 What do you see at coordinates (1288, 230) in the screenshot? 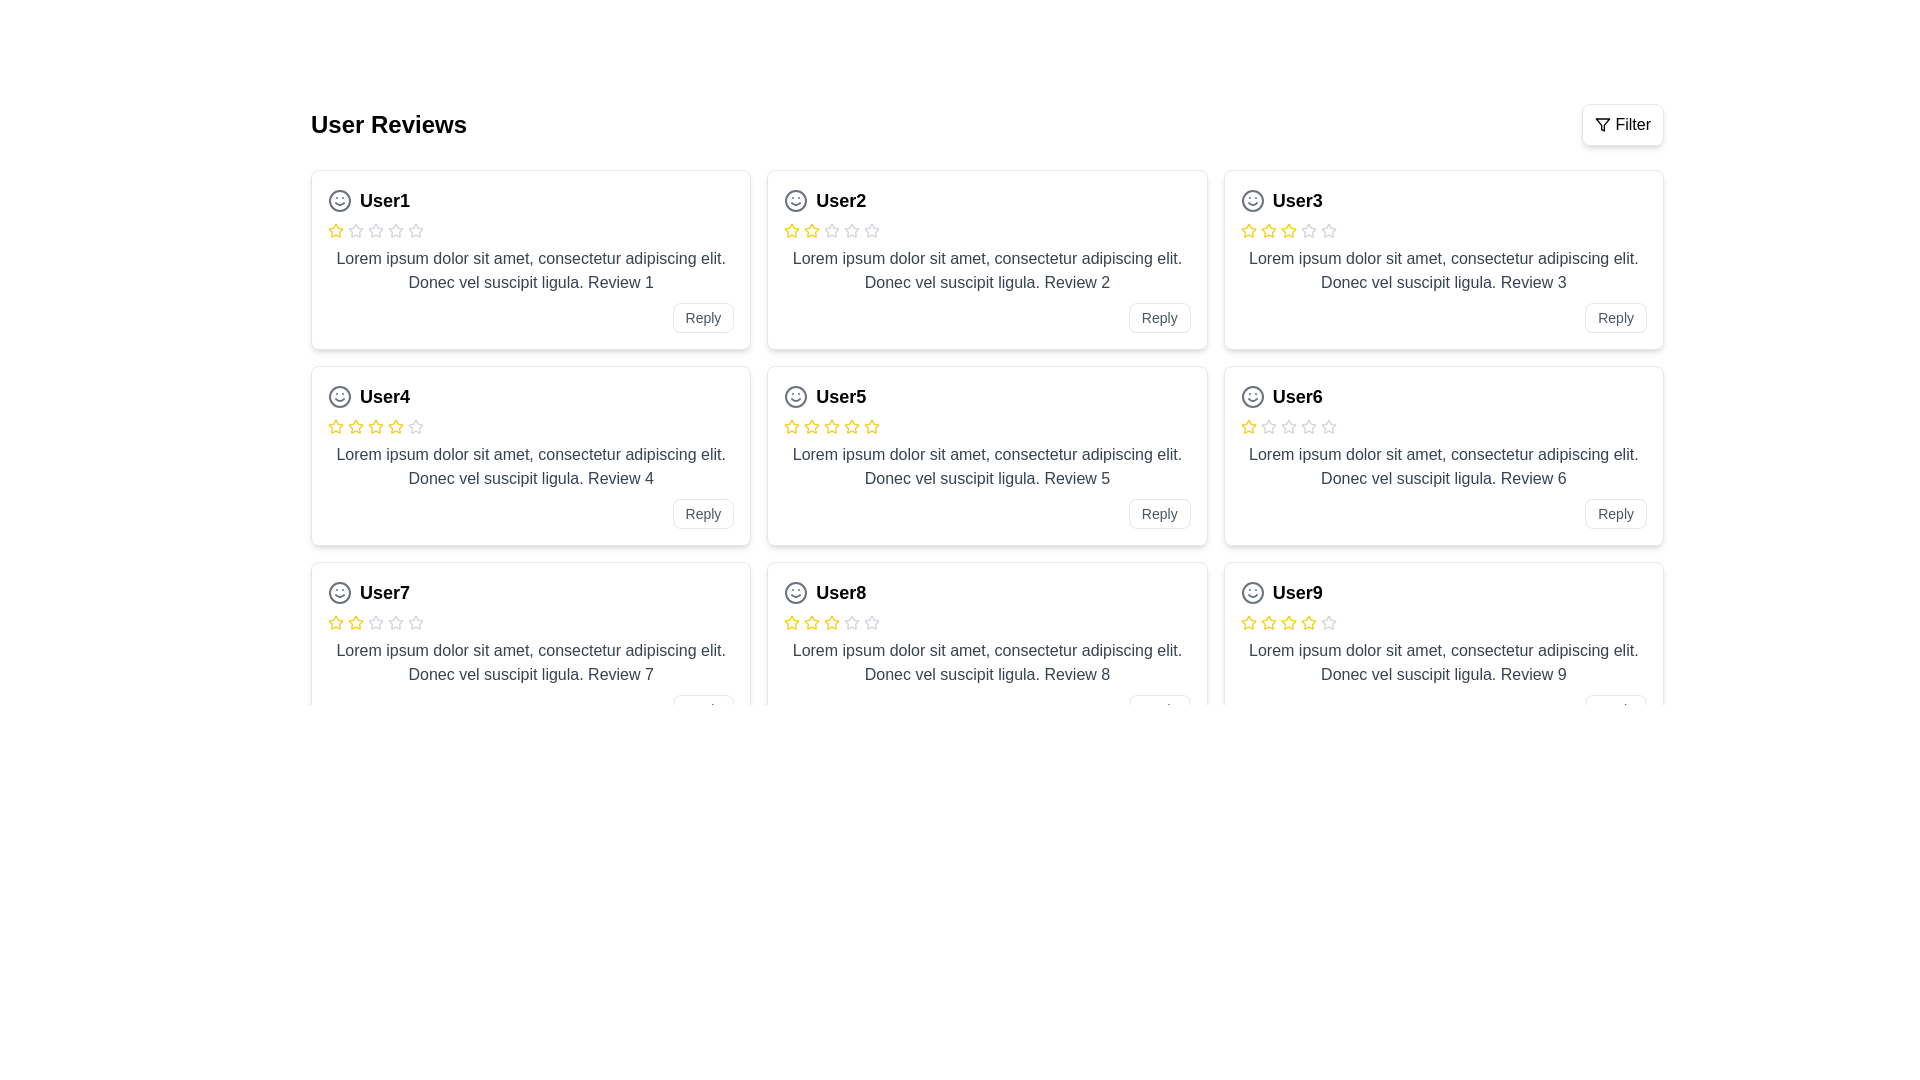
I see `the fourth star in the rating indicator for 'User3' located in the review card of the second row, first column` at bounding box center [1288, 230].